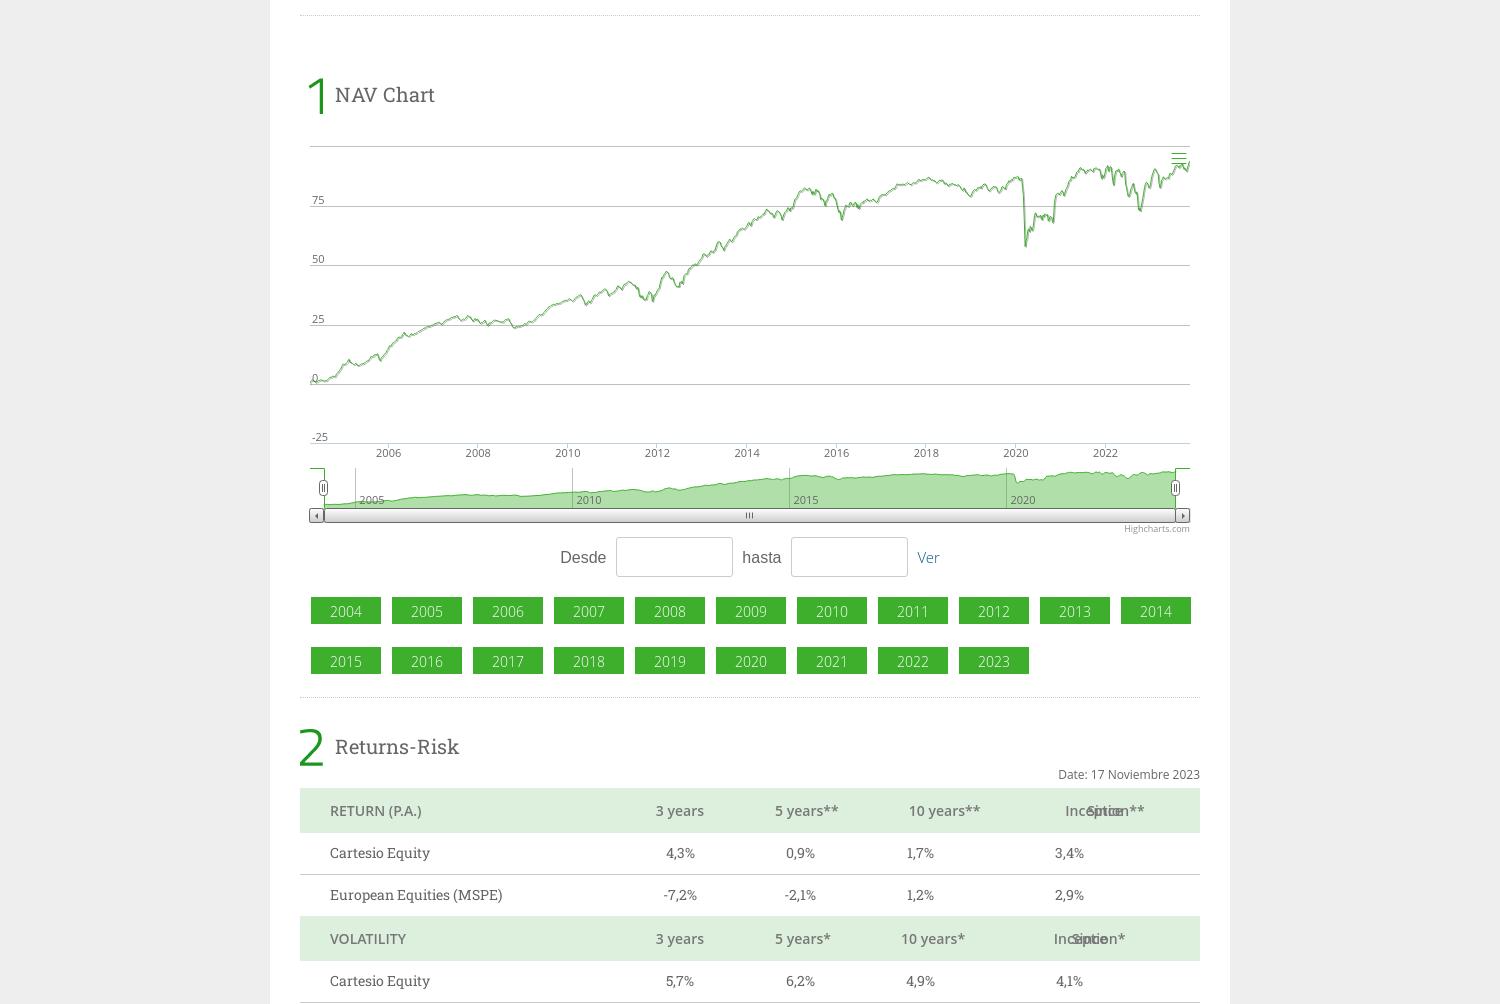  I want to click on 'RETURN (P.A.)', so click(375, 810).